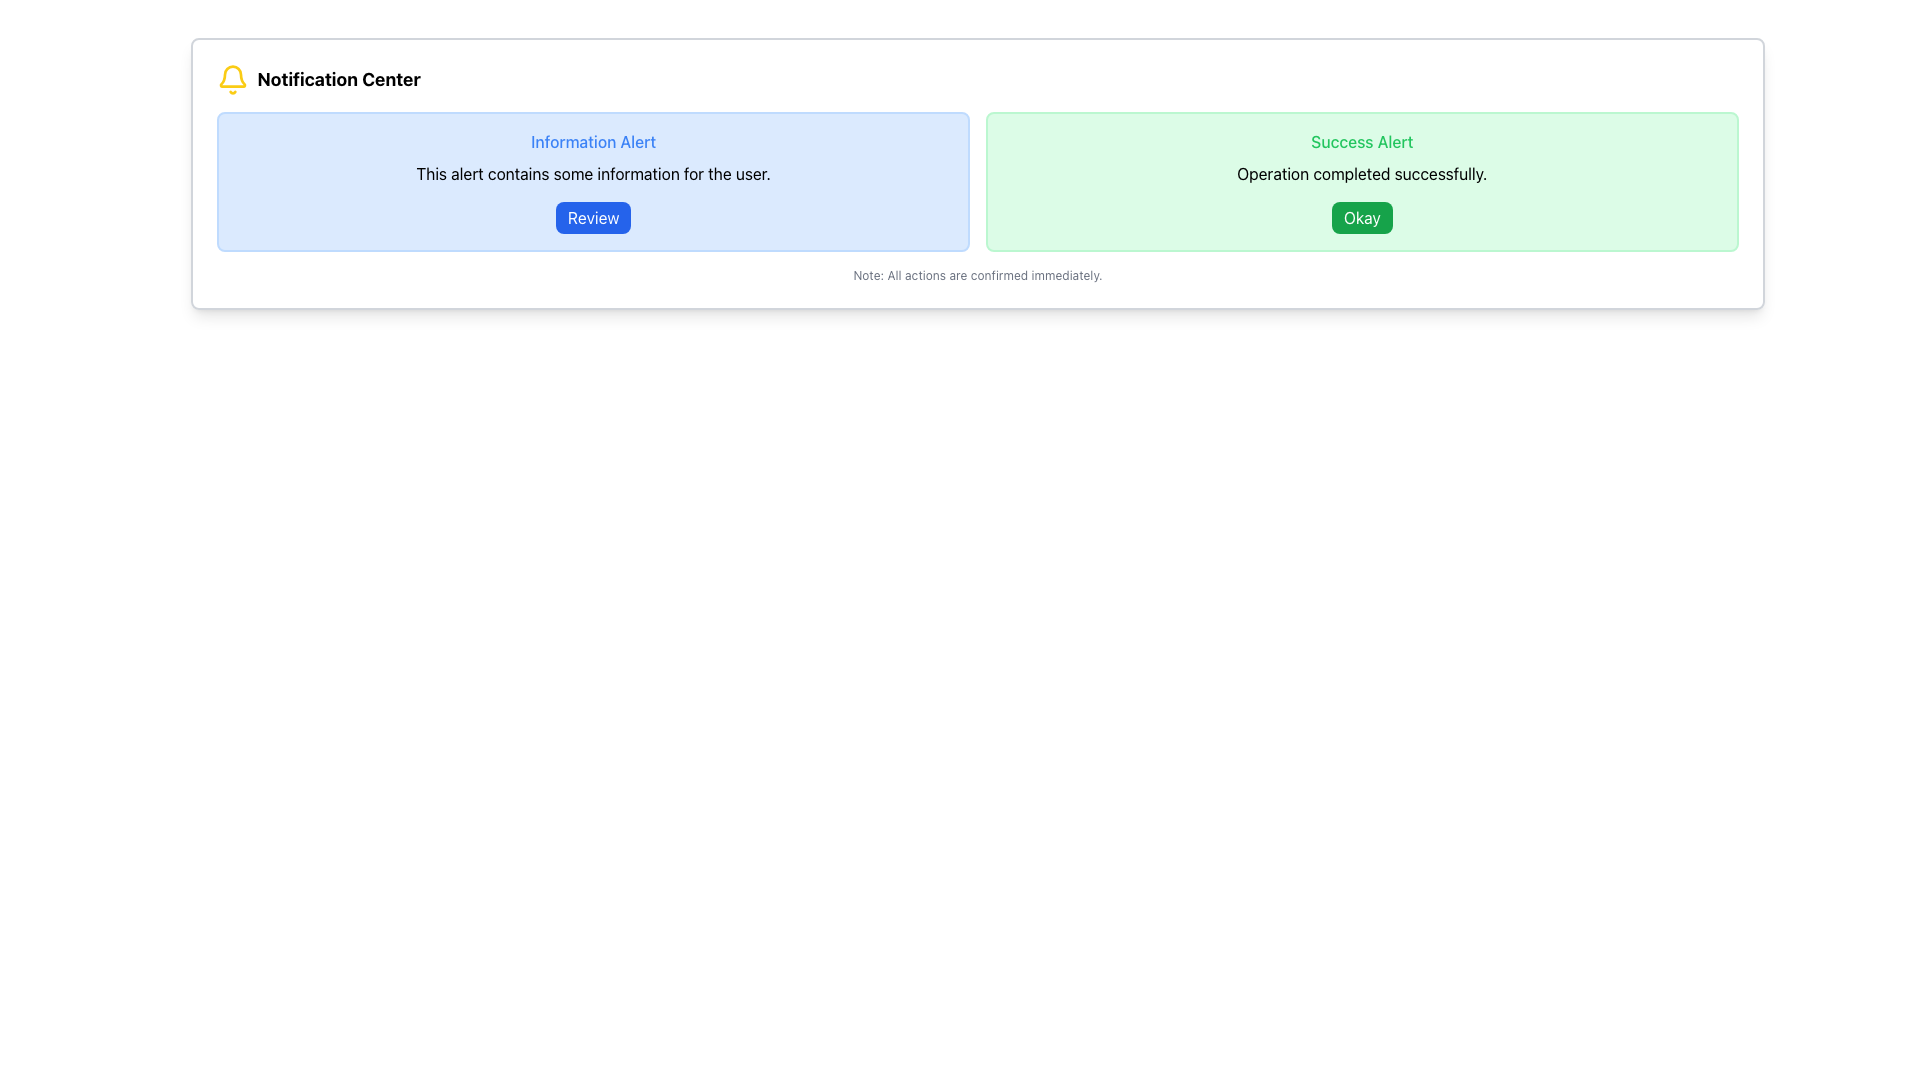 The image size is (1920, 1080). What do you see at coordinates (592, 181) in the screenshot?
I see `the informational alert box labeled 'Information Alert' to read the message` at bounding box center [592, 181].